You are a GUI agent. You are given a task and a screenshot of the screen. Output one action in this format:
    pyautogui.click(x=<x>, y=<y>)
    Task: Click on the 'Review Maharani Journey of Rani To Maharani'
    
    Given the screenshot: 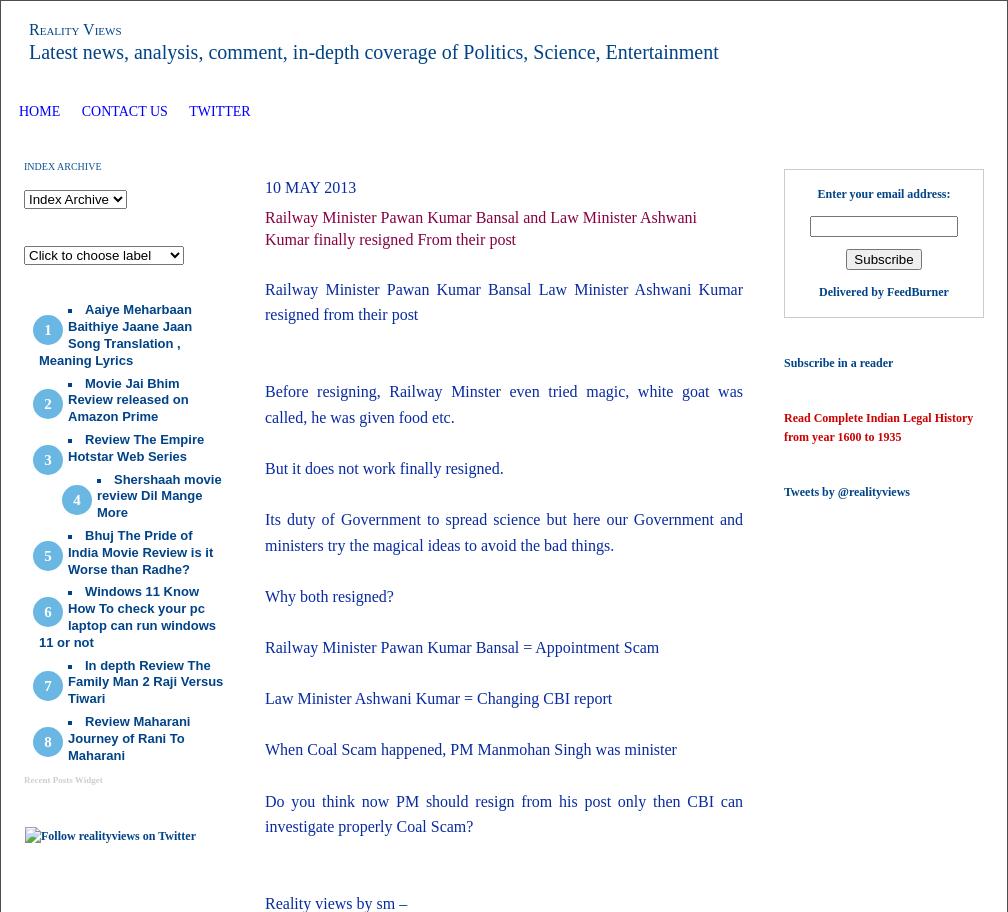 What is the action you would take?
    pyautogui.click(x=68, y=736)
    